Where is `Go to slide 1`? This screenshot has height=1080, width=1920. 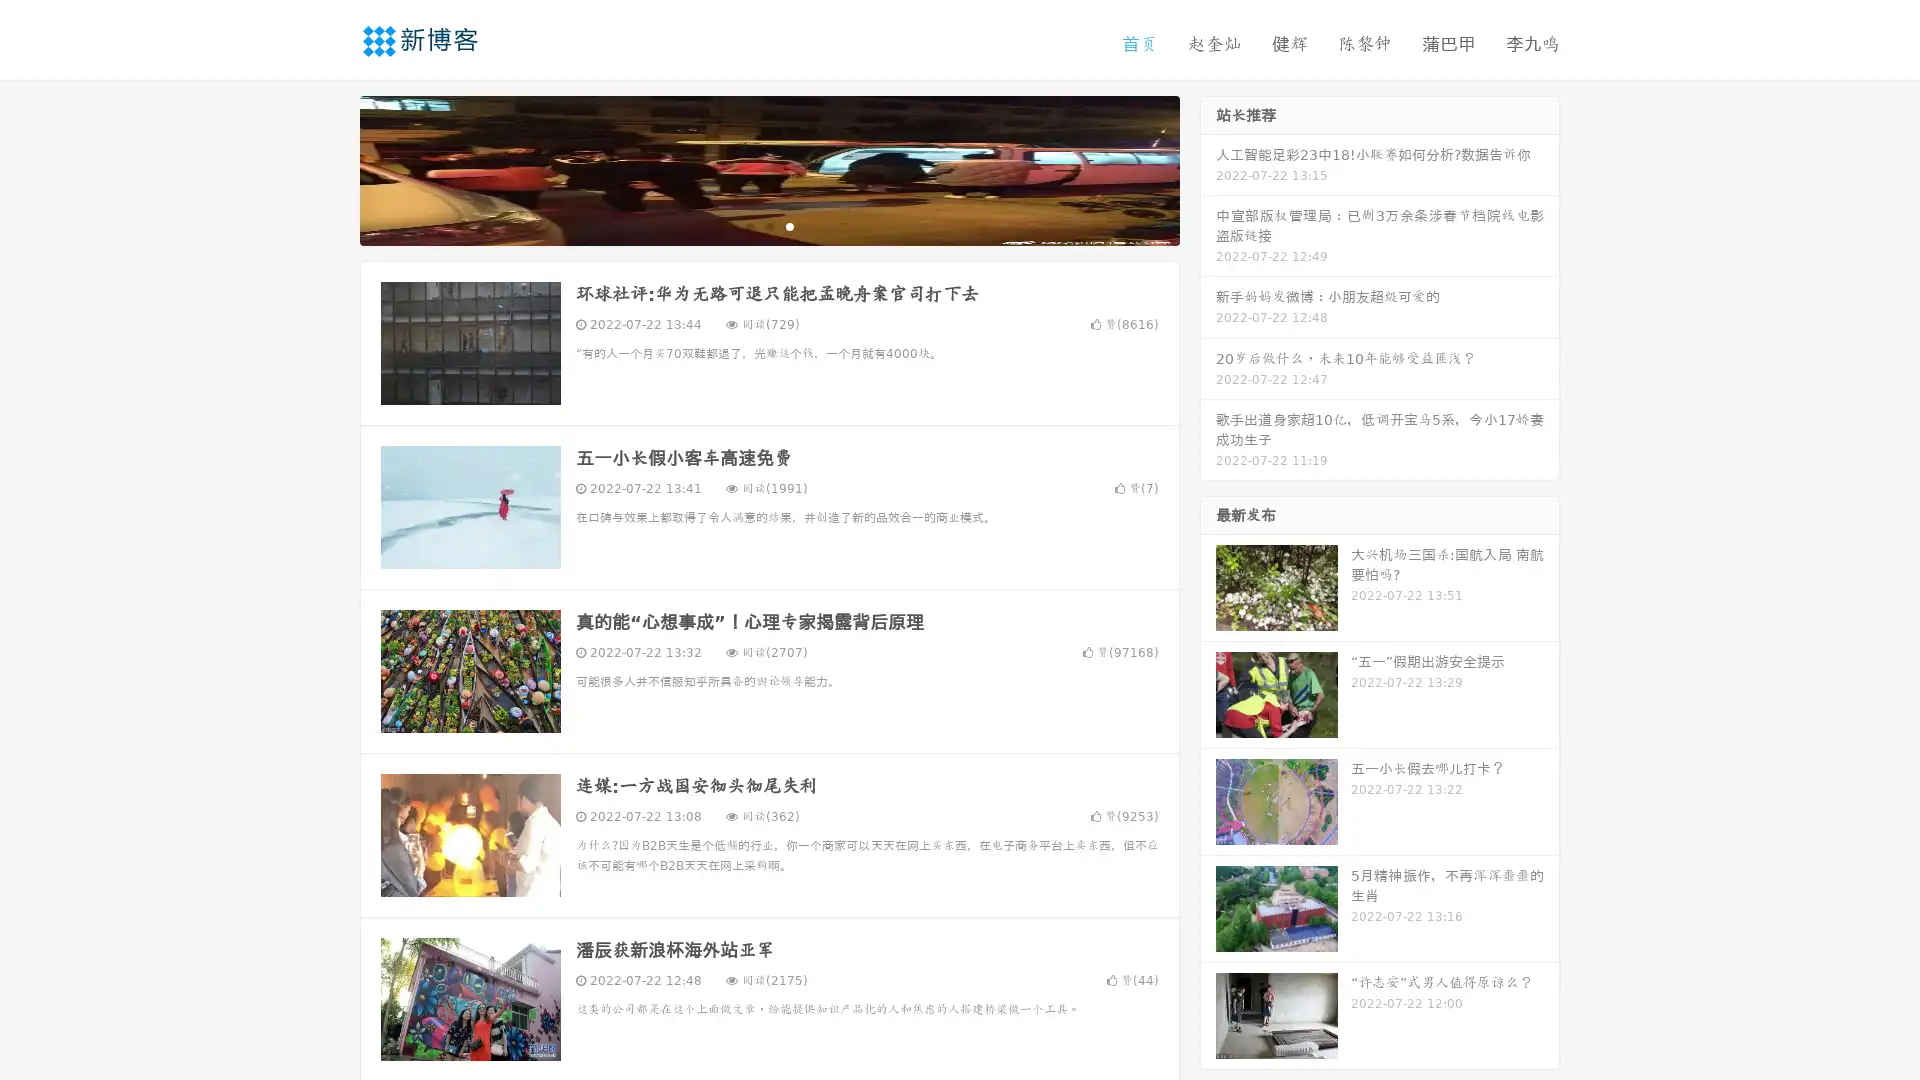
Go to slide 1 is located at coordinates (748, 225).